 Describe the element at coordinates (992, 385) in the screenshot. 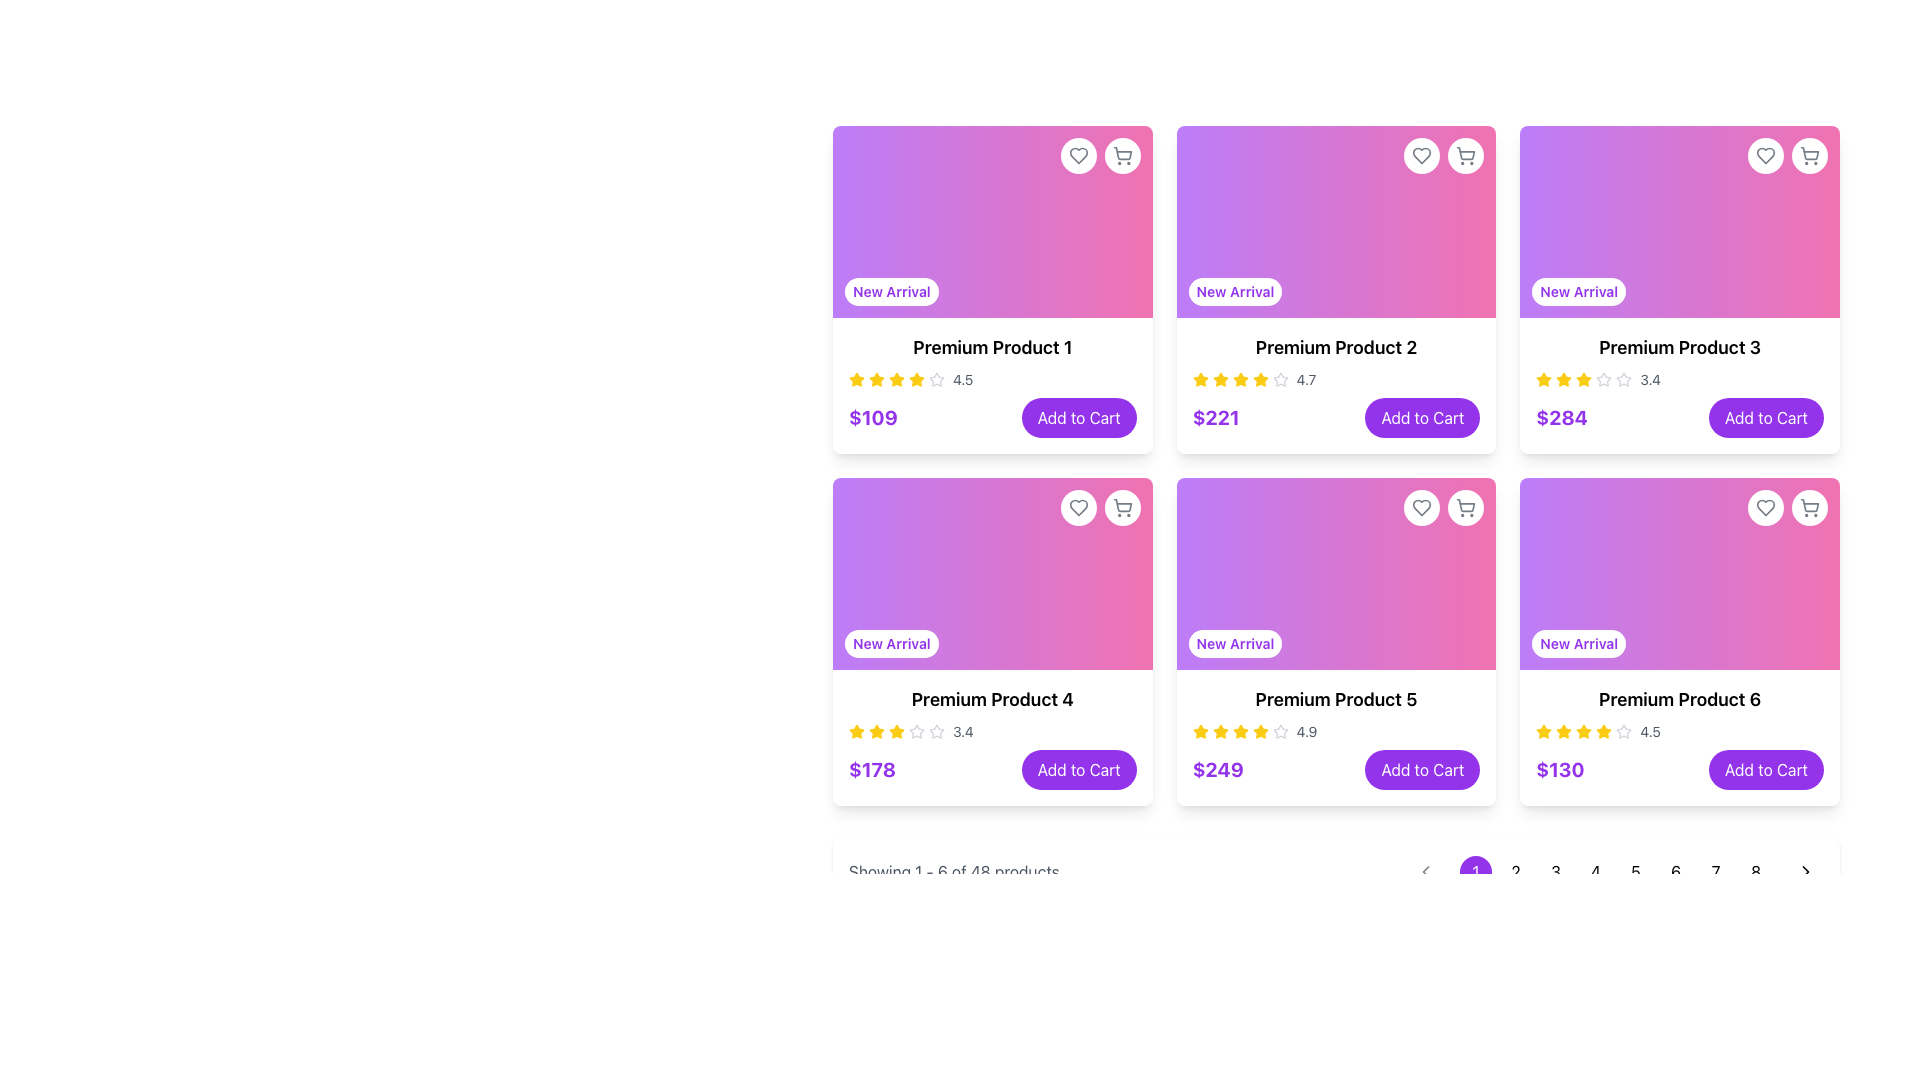

I see `the yellow stars in the 'Premium Product 1' card` at that location.